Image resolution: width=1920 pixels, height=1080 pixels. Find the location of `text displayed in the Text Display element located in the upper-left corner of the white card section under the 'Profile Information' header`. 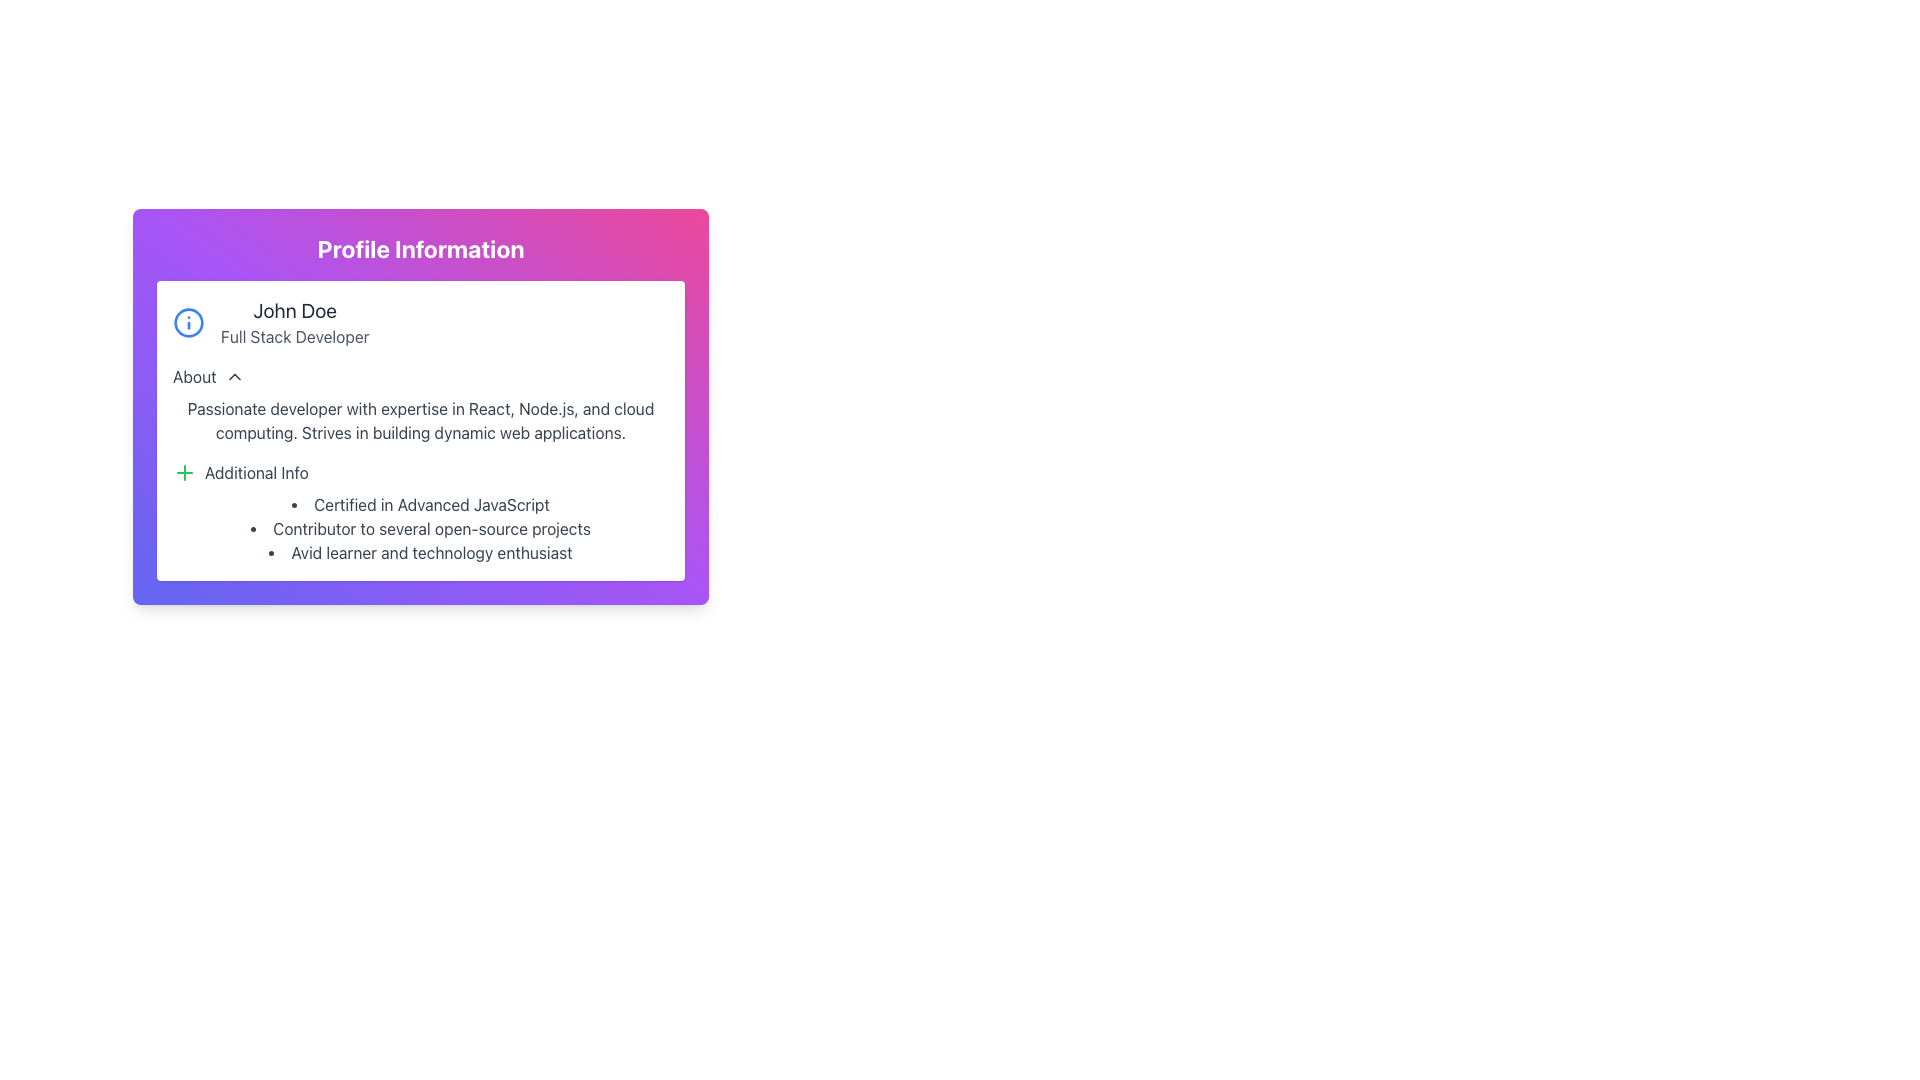

text displayed in the Text Display element located in the upper-left corner of the white card section under the 'Profile Information' header is located at coordinates (294, 322).